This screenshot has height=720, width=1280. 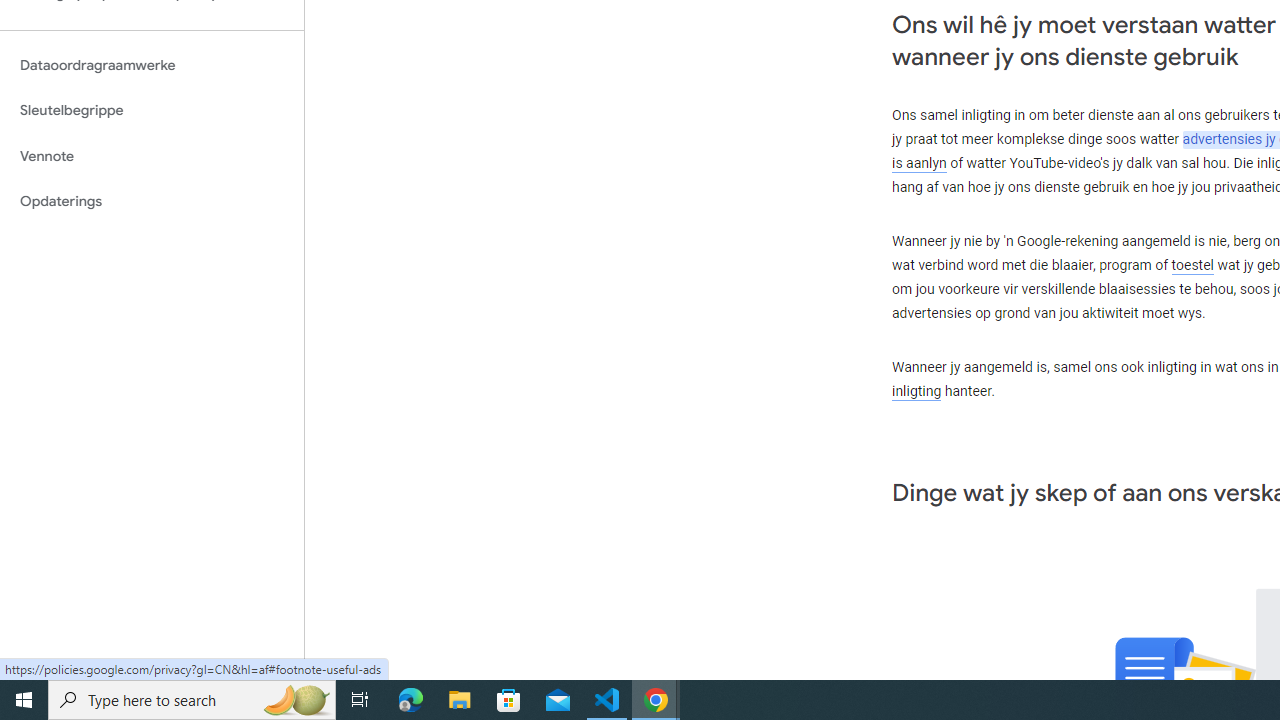 What do you see at coordinates (151, 201) in the screenshot?
I see `'Opdaterings'` at bounding box center [151, 201].